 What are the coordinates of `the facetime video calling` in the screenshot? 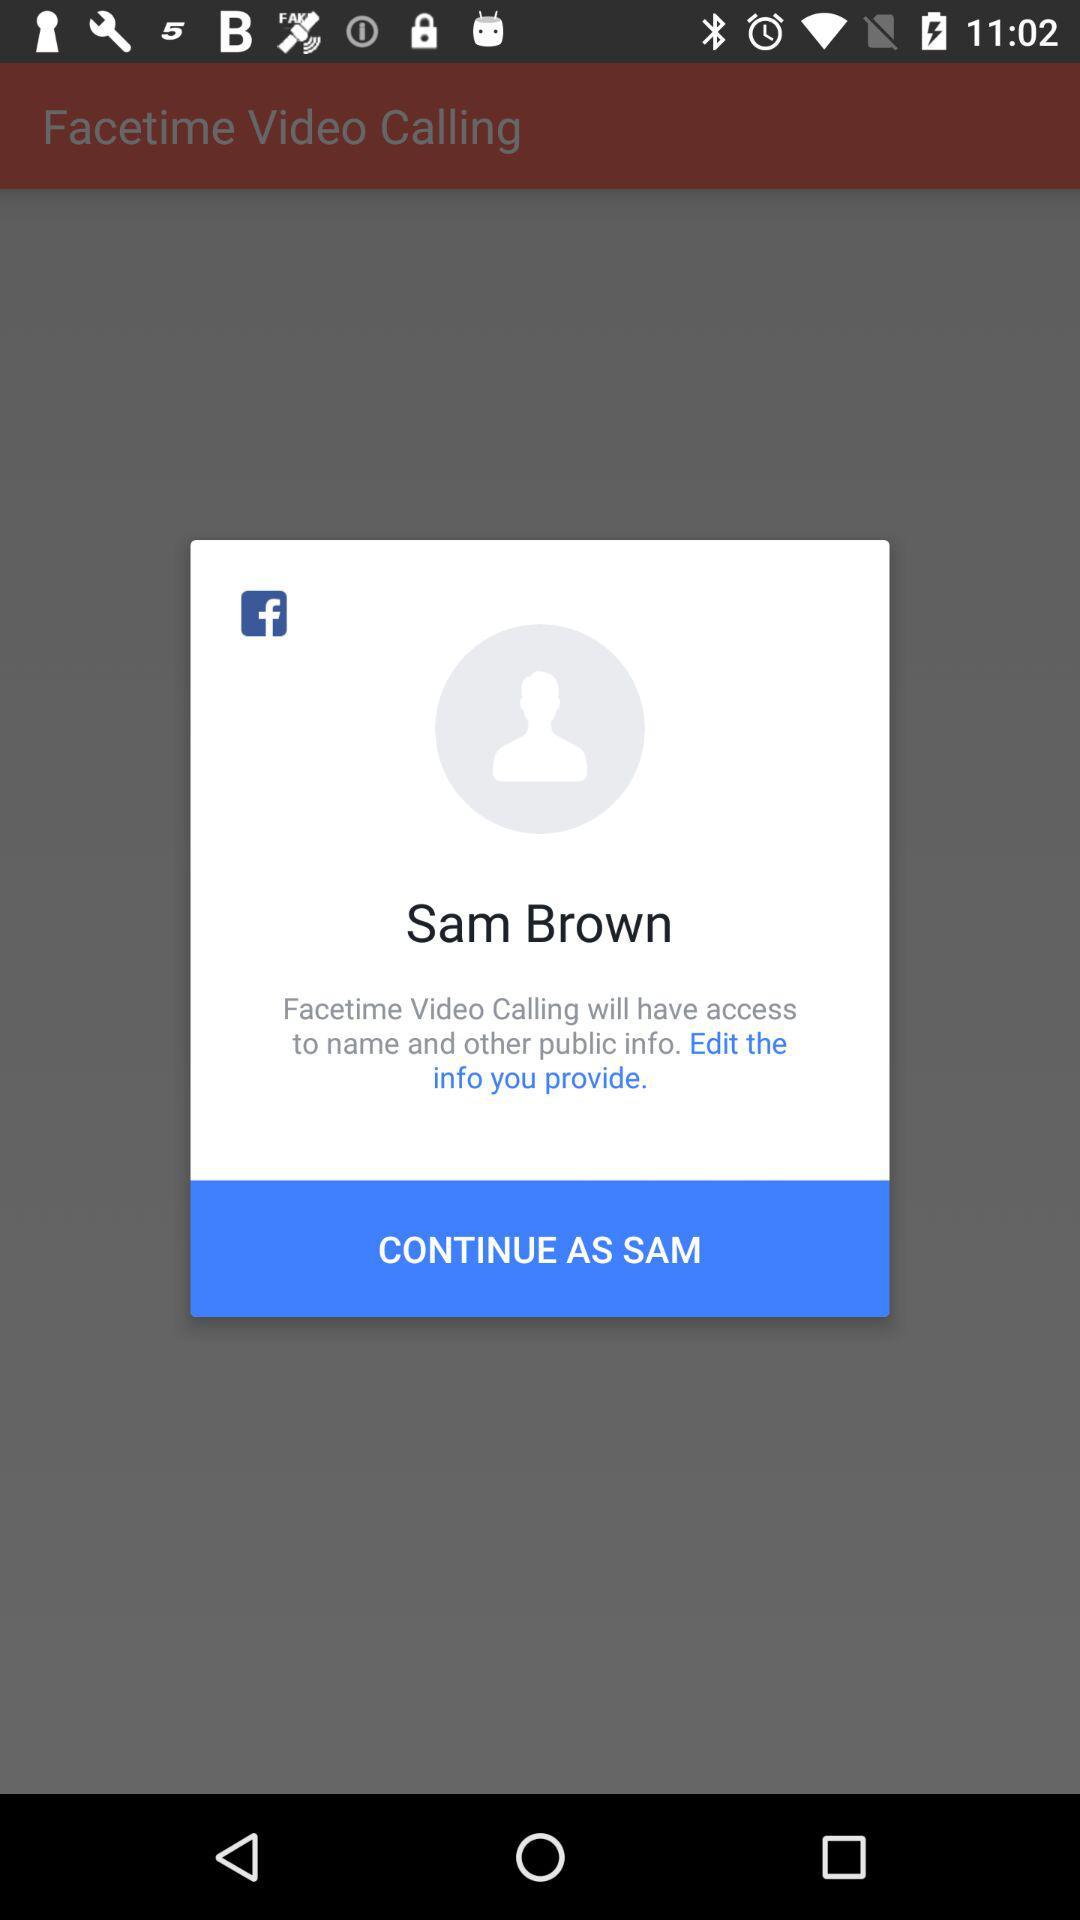 It's located at (540, 1041).